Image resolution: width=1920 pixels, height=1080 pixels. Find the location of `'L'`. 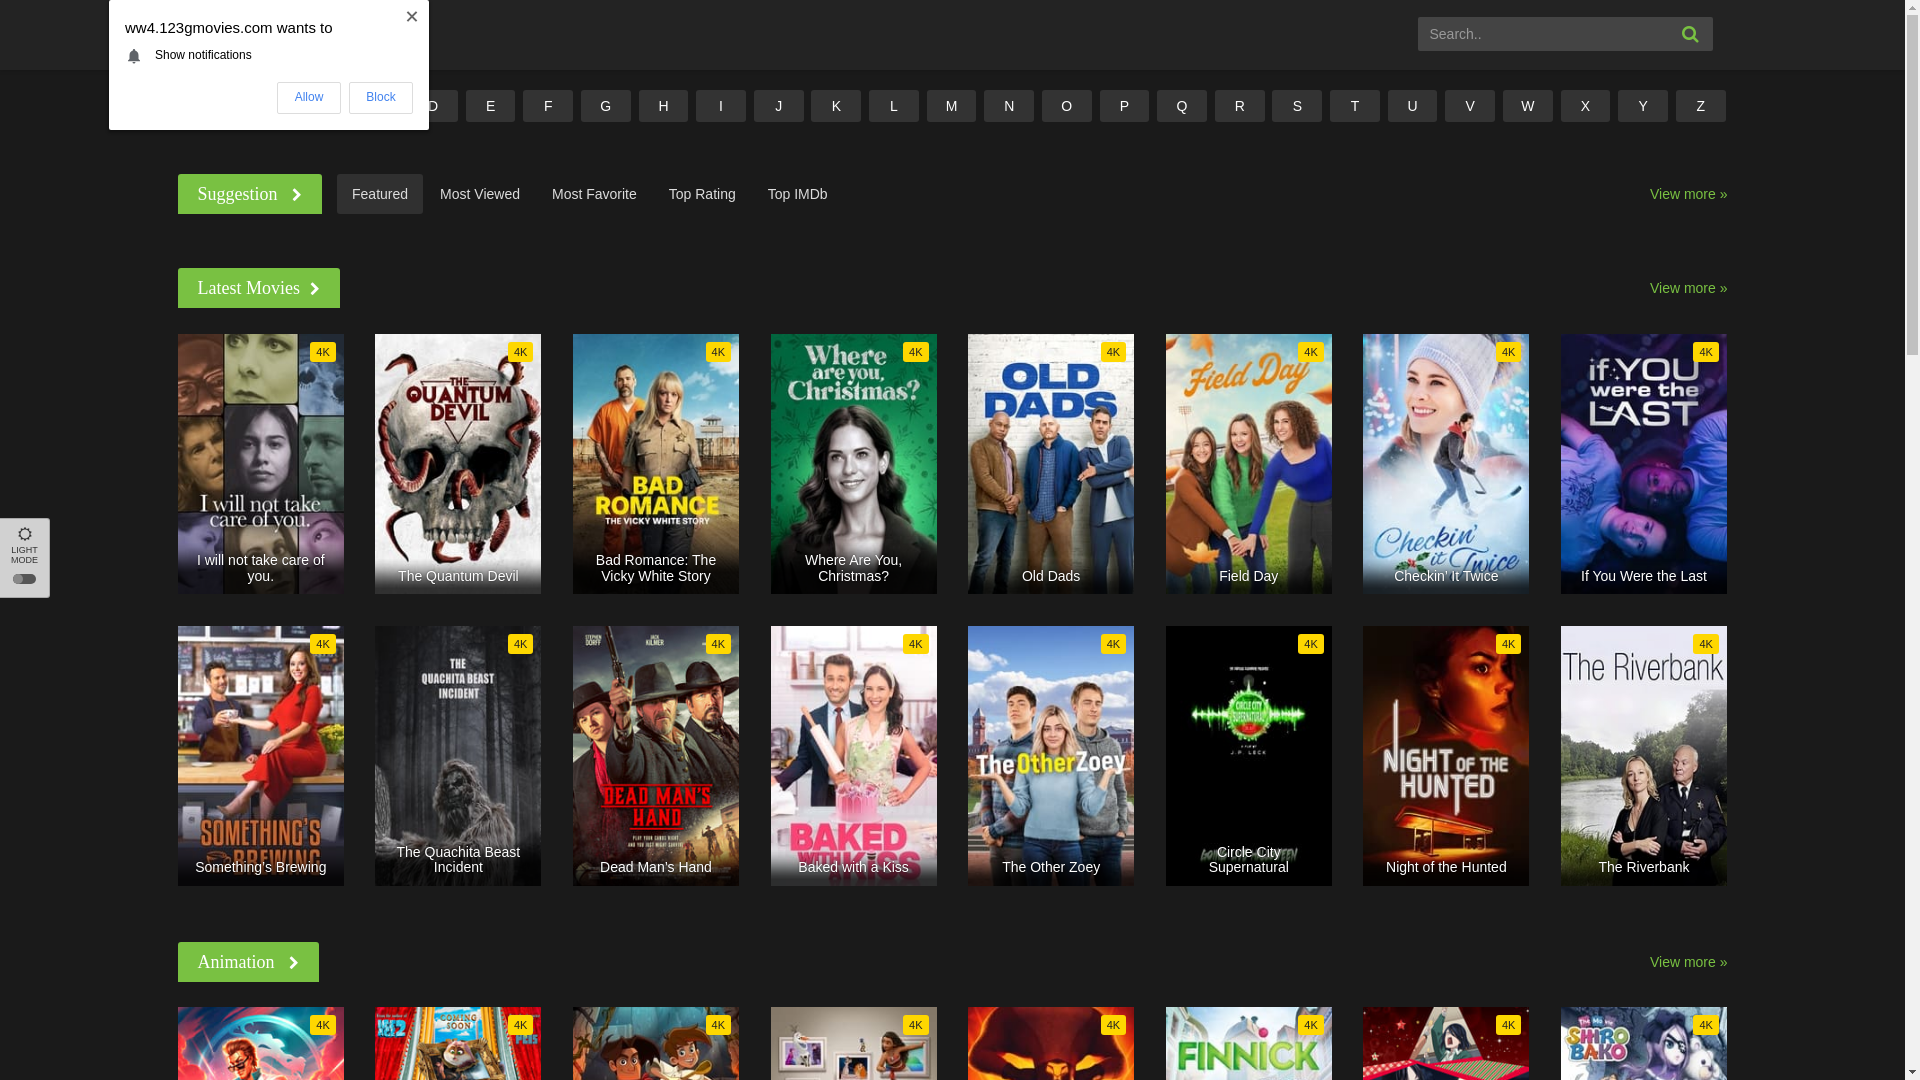

'L' is located at coordinates (868, 105).